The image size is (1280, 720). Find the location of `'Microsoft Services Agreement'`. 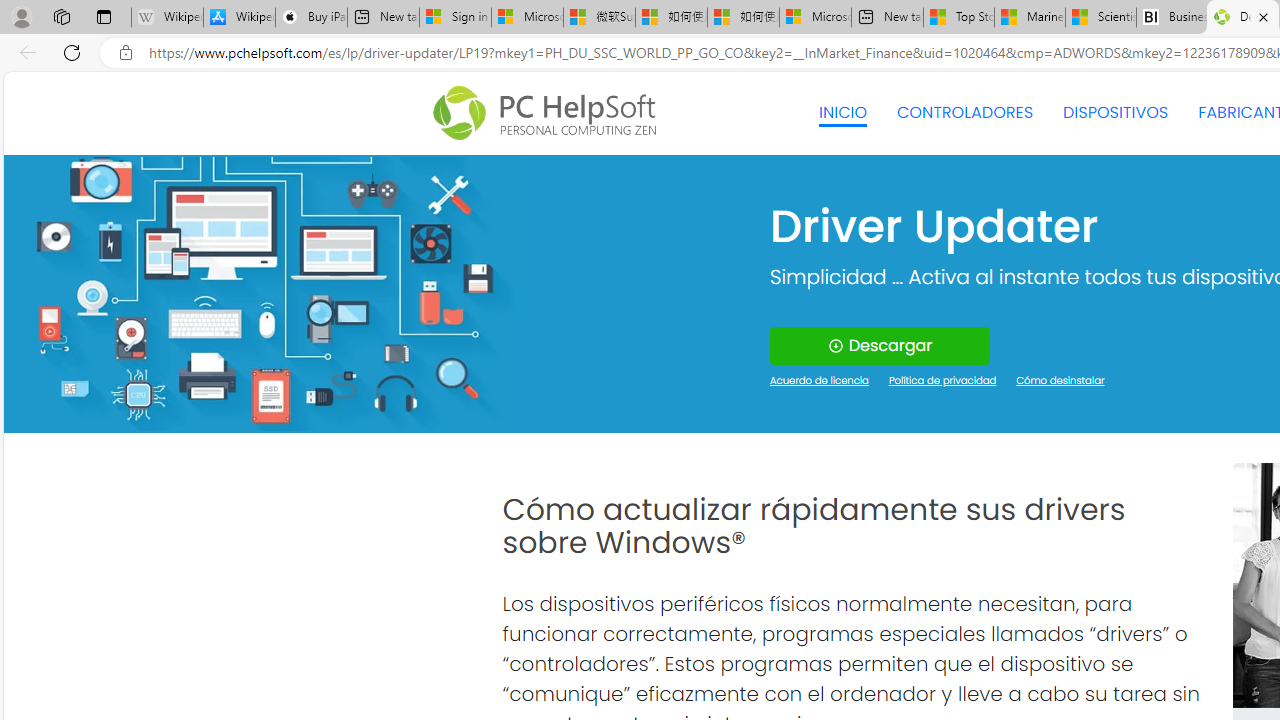

'Microsoft Services Agreement' is located at coordinates (527, 17).